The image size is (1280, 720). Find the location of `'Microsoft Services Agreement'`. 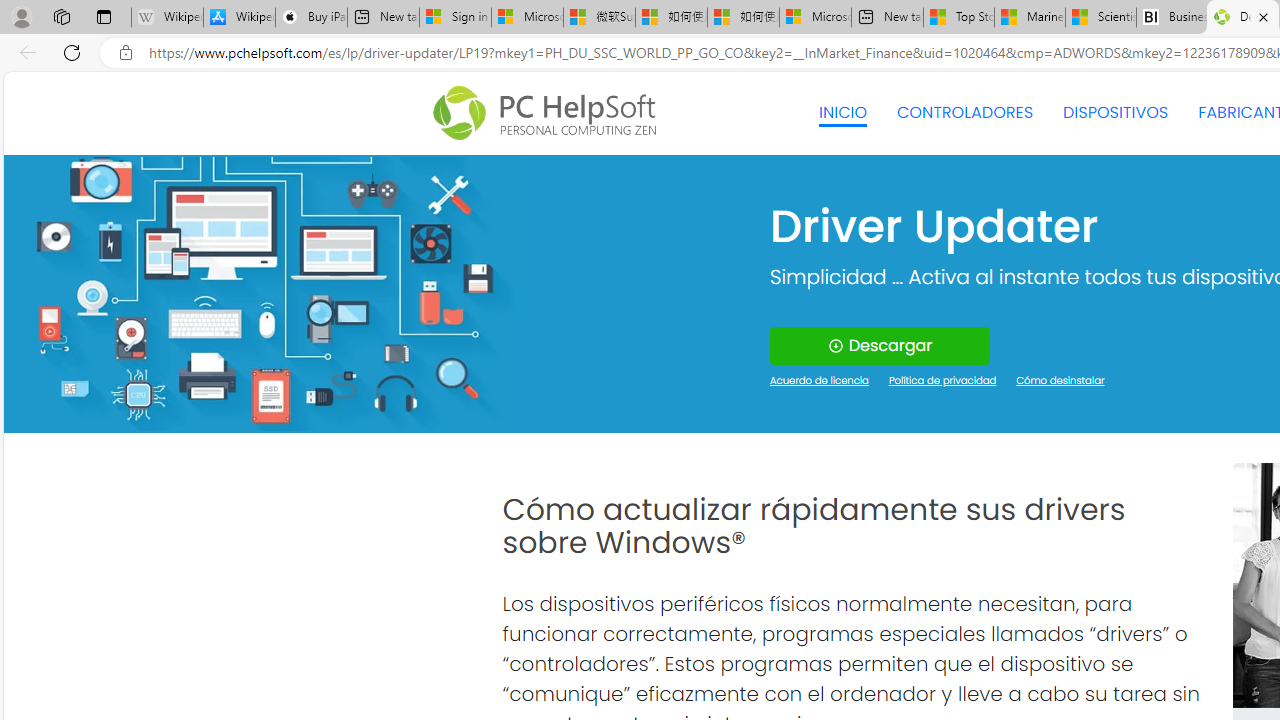

'Microsoft Services Agreement' is located at coordinates (527, 17).